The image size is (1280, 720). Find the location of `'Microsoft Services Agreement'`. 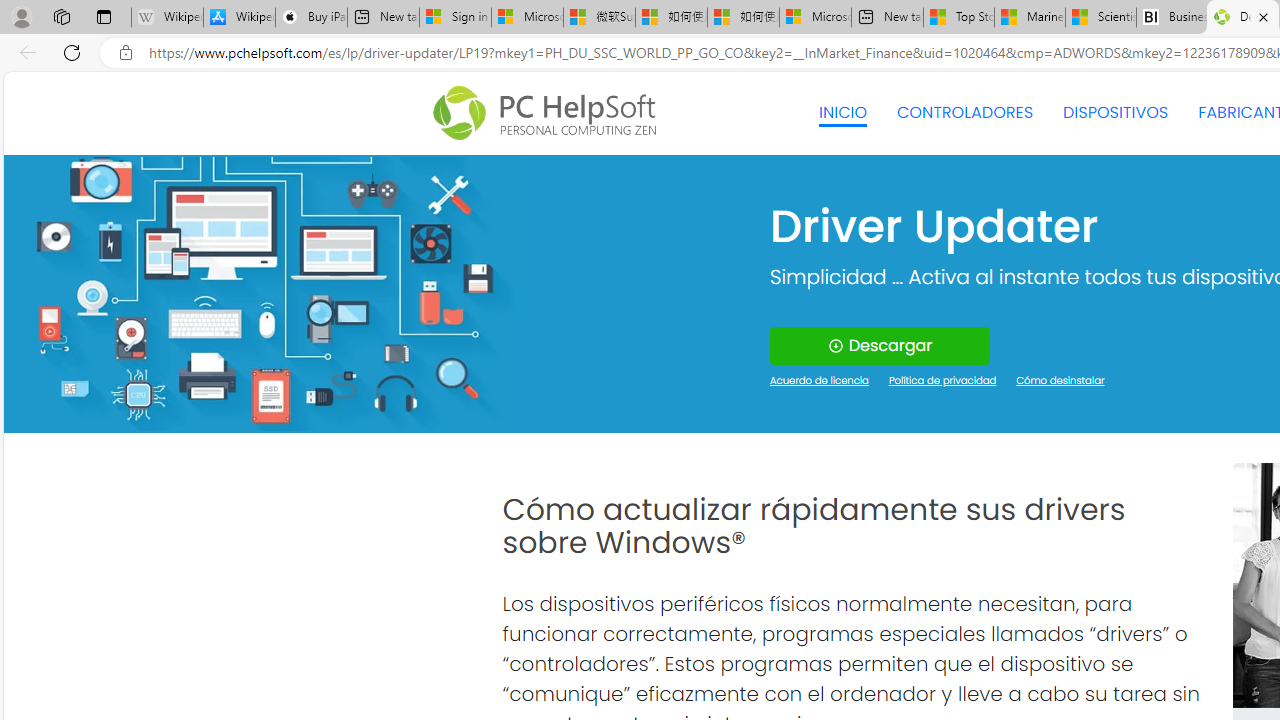

'Microsoft Services Agreement' is located at coordinates (527, 17).